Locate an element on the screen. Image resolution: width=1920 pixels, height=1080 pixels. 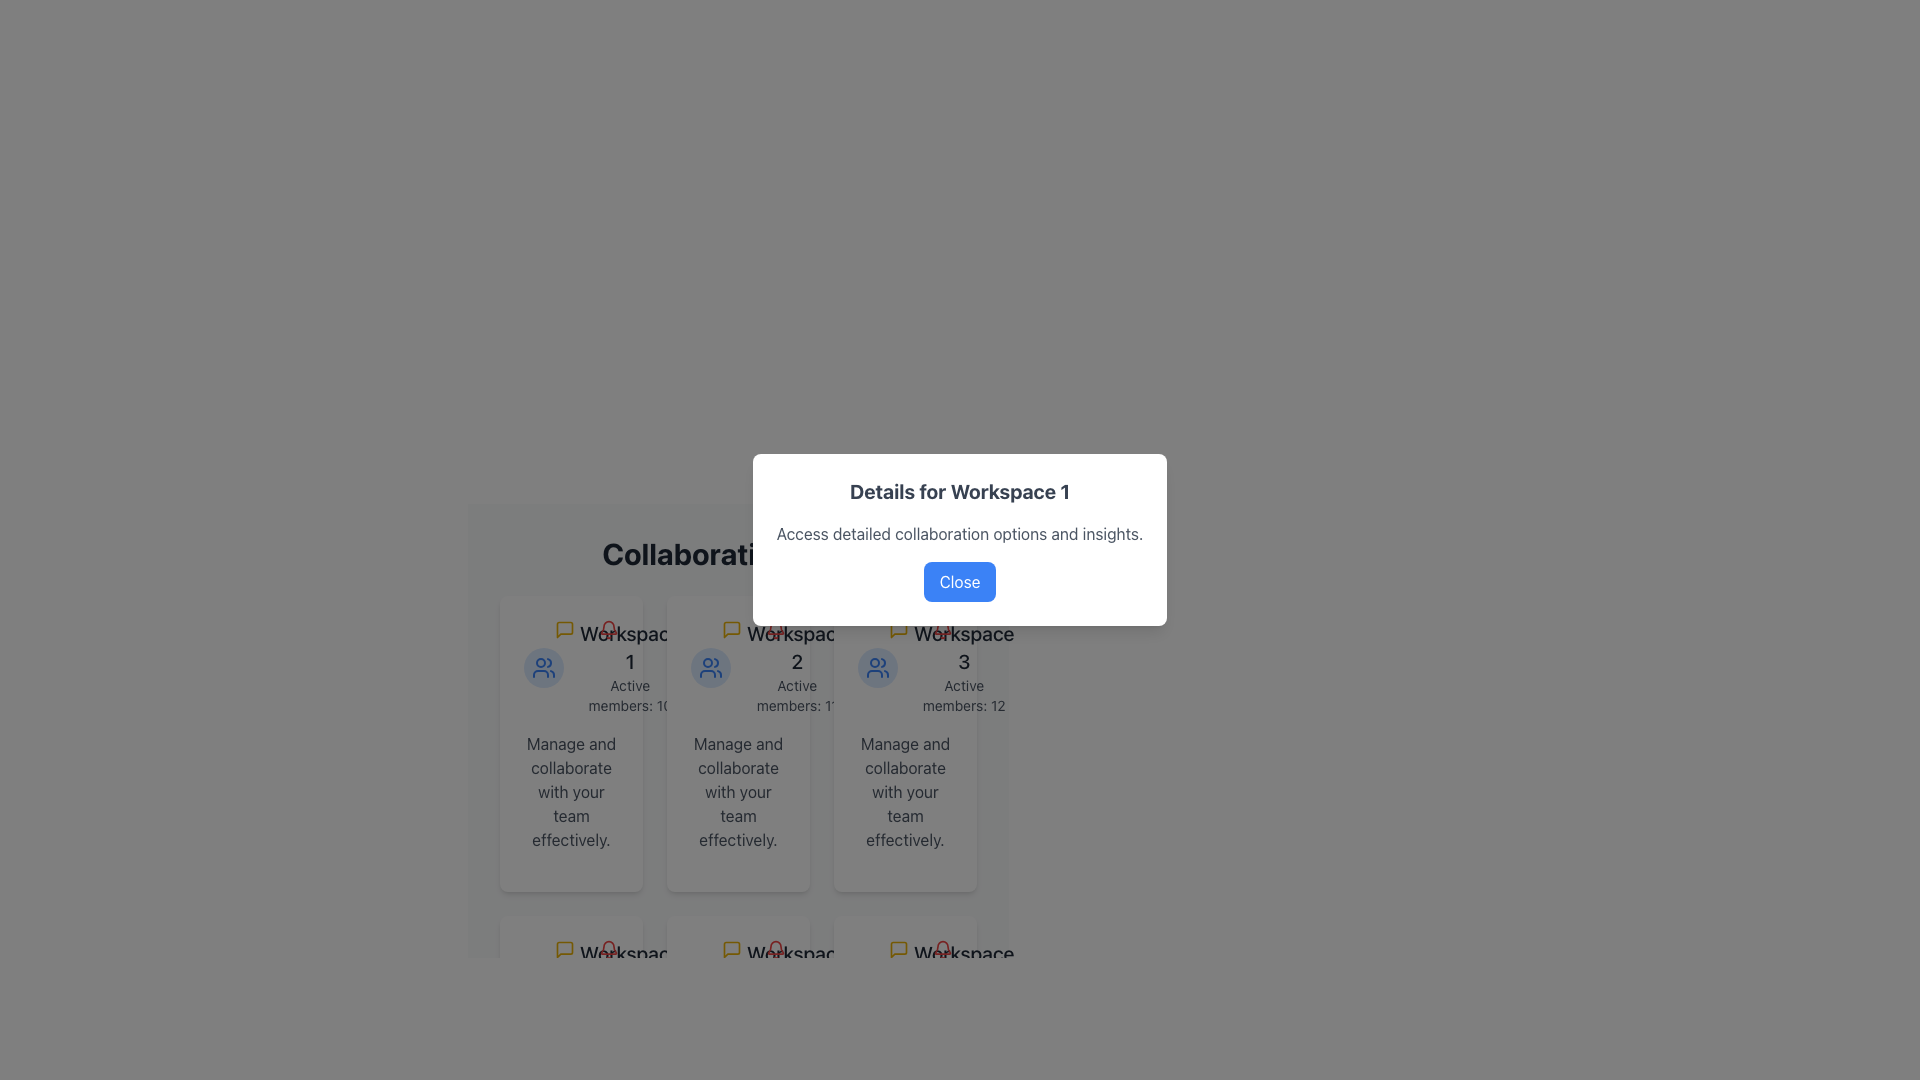
informational text element displaying 'Access detailed collaboration options and insights.' which is positioned below the header 'Details for Workspace 1' and above the 'Close' button is located at coordinates (960, 532).